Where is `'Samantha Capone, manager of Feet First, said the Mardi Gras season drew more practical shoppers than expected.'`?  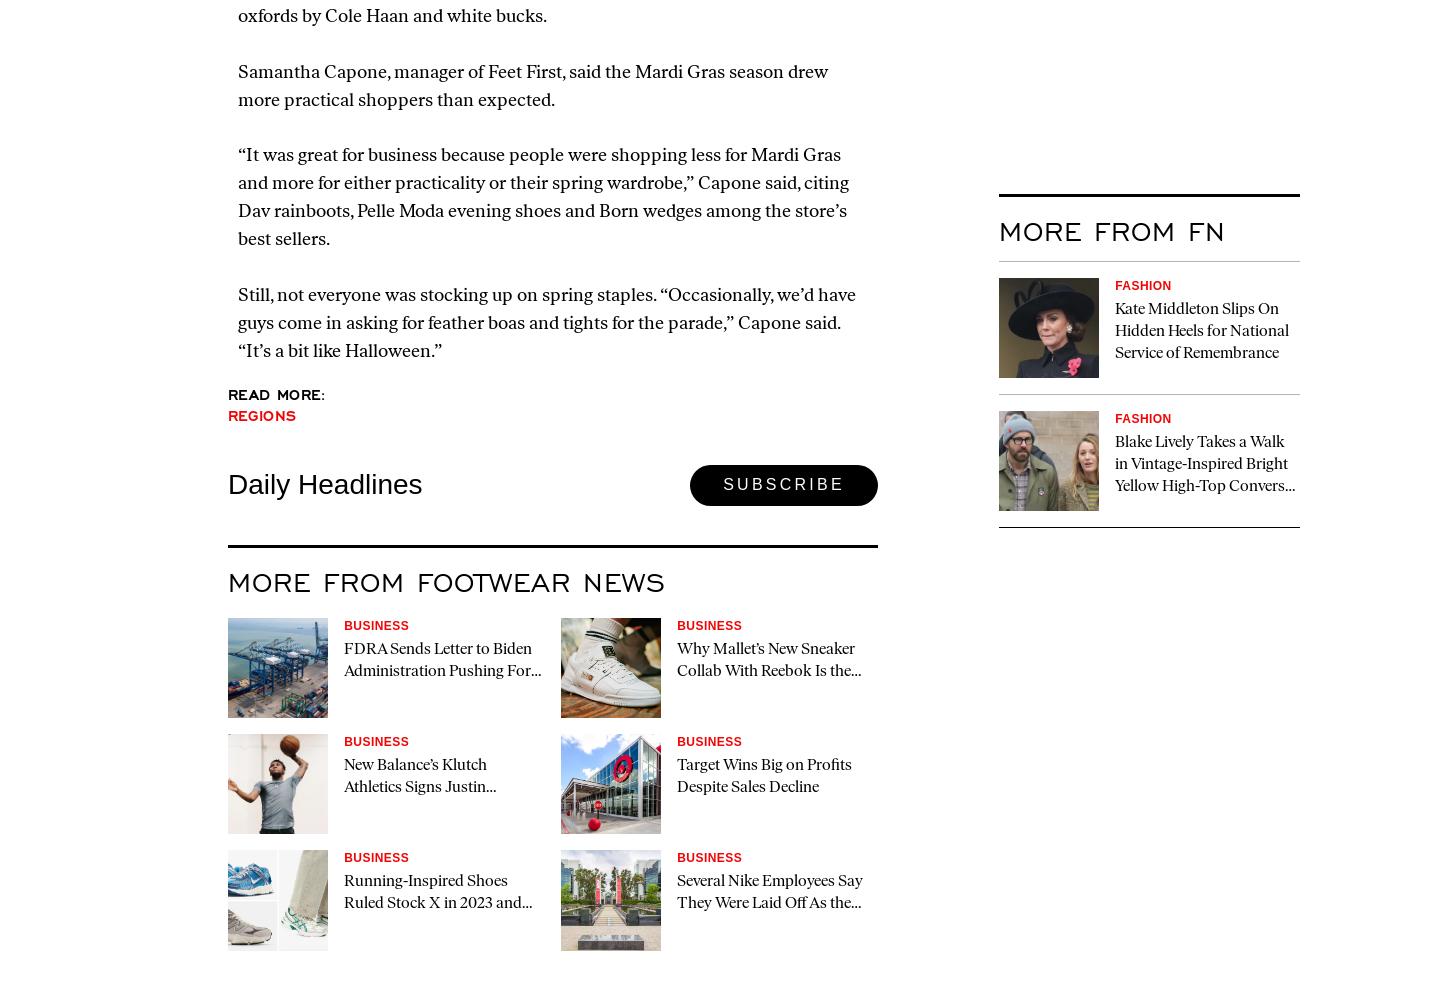
'Samantha Capone, manager of Feet First, said the Mardi Gras season drew more practical shoppers than expected.' is located at coordinates (531, 85).